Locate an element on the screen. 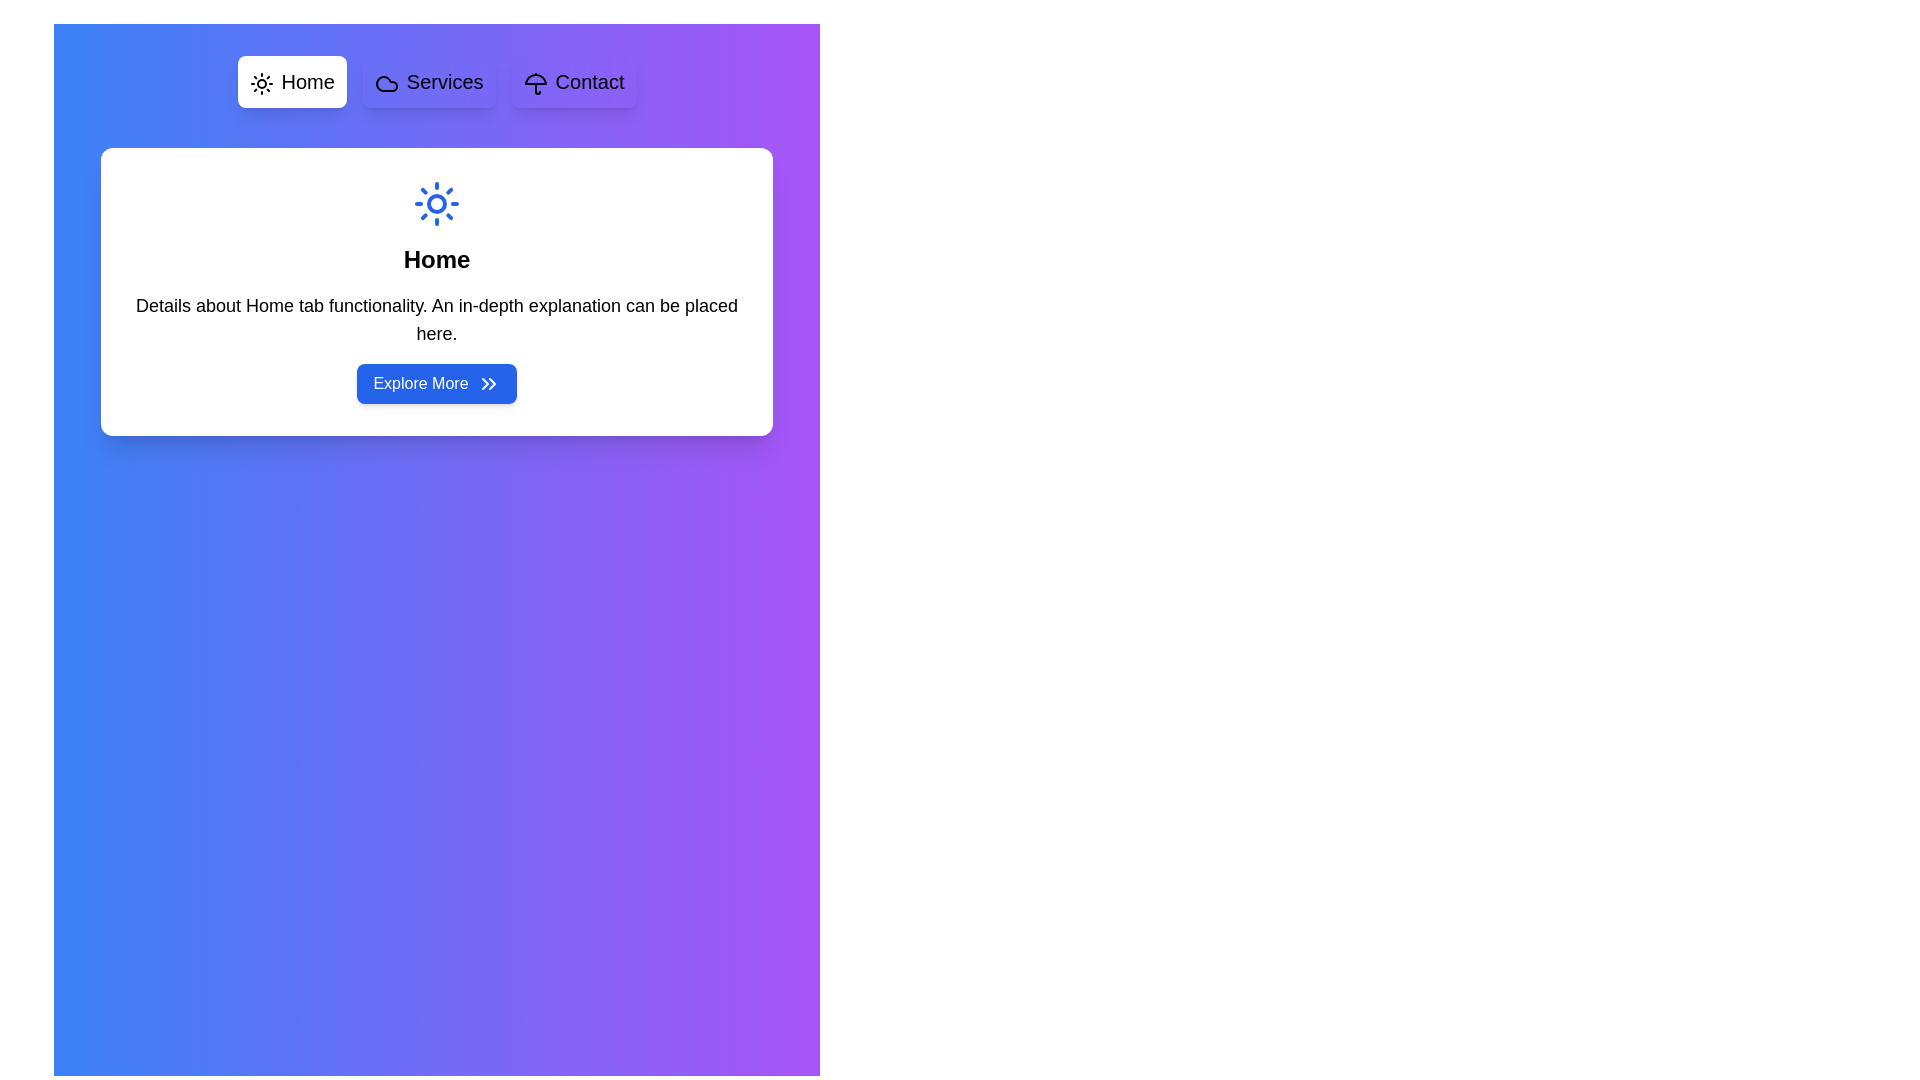 The image size is (1920, 1080). the 'Contact' button that contains the icon representing the contact functionality, located in the top navigation bar towards the right is located at coordinates (535, 82).